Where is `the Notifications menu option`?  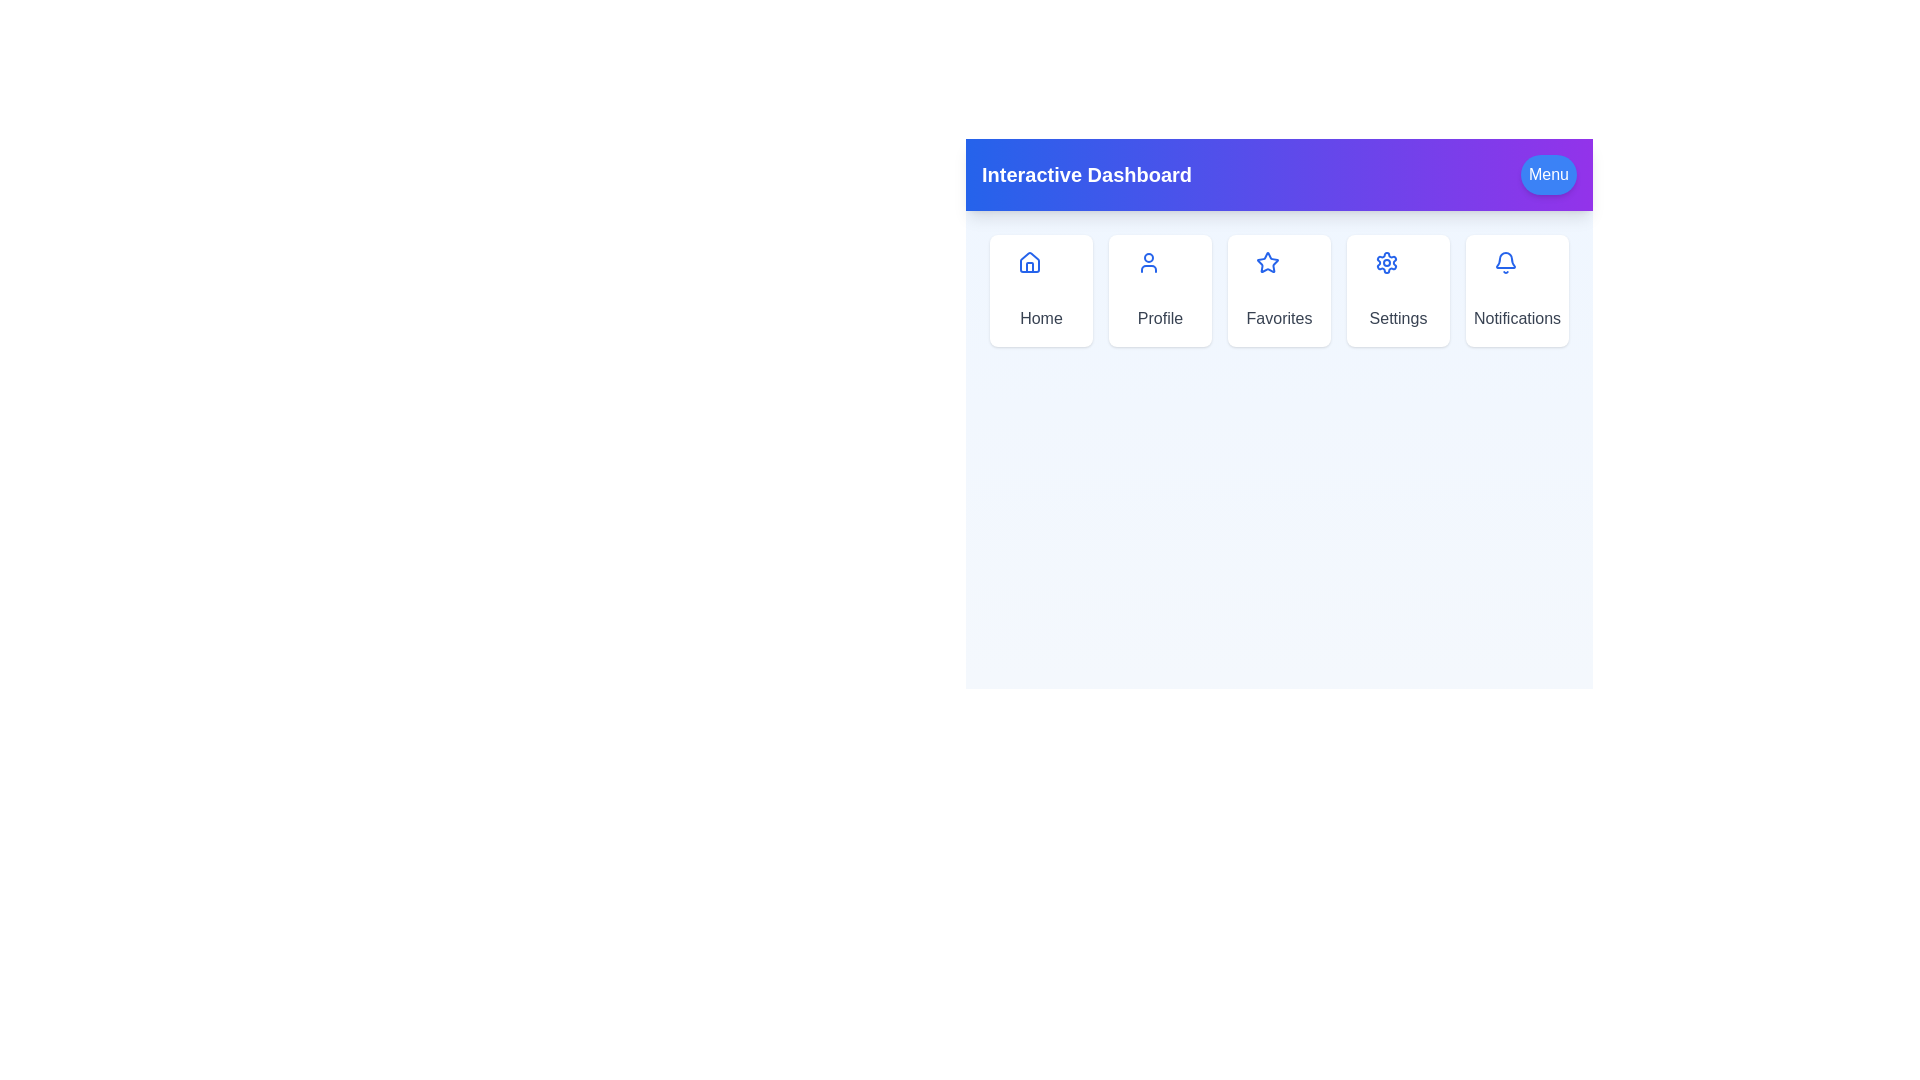
the Notifications menu option is located at coordinates (1517, 290).